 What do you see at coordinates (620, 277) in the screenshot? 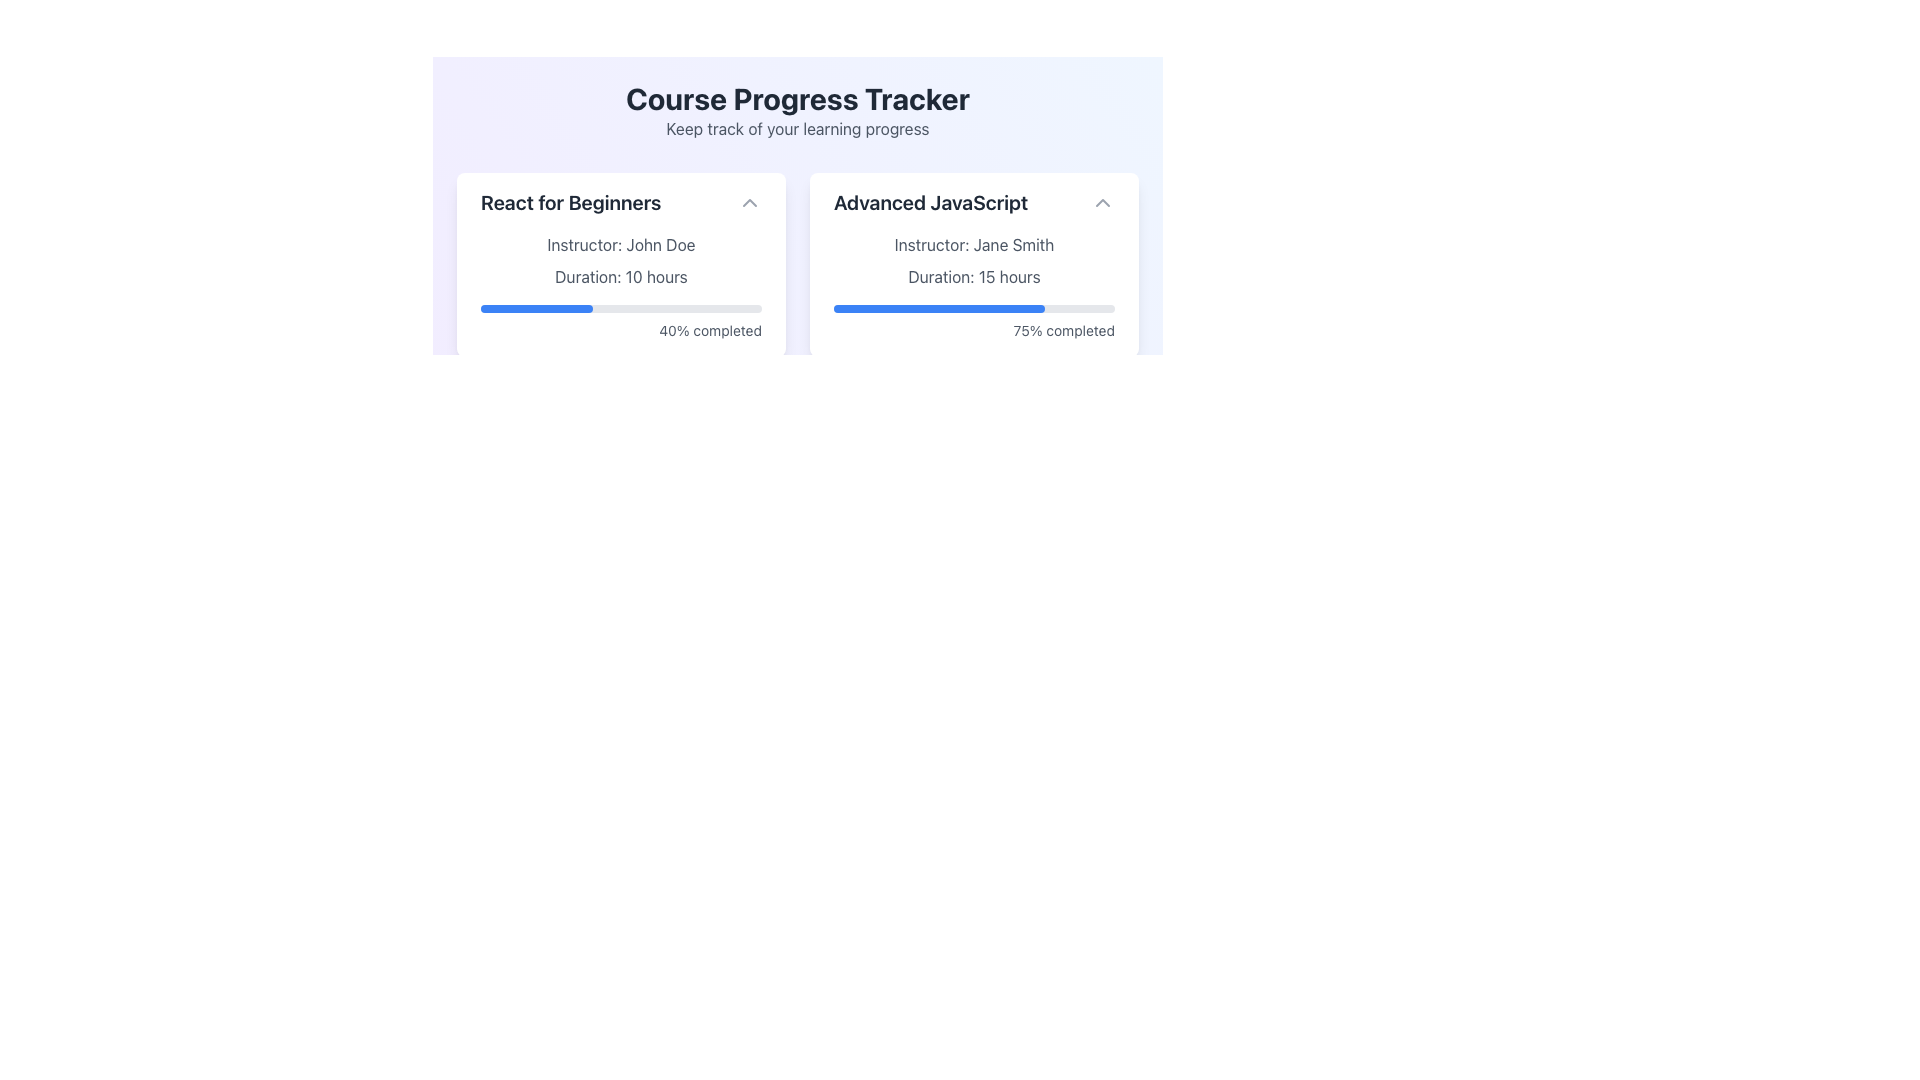
I see `text displayed in the Text Display element that shows 'Duration: 10 hours', which is located below 'Instructor: John Doe' and above a progress bar` at bounding box center [620, 277].